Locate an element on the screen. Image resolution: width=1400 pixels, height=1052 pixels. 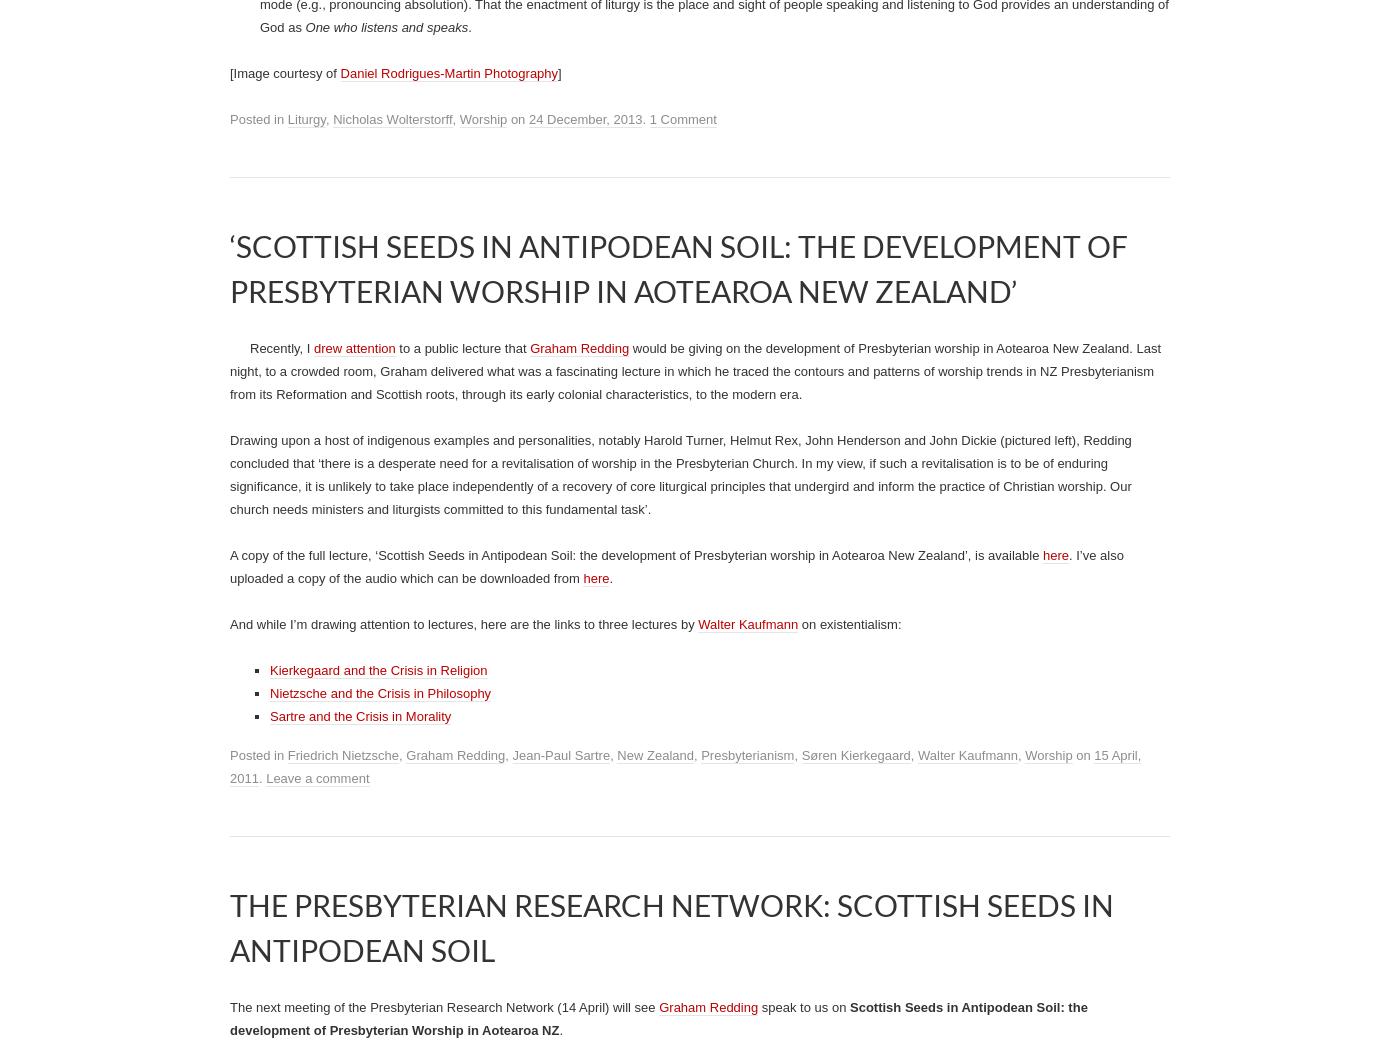
').  The highest level of implicitness is the assumption that' is located at coordinates (686, 436).